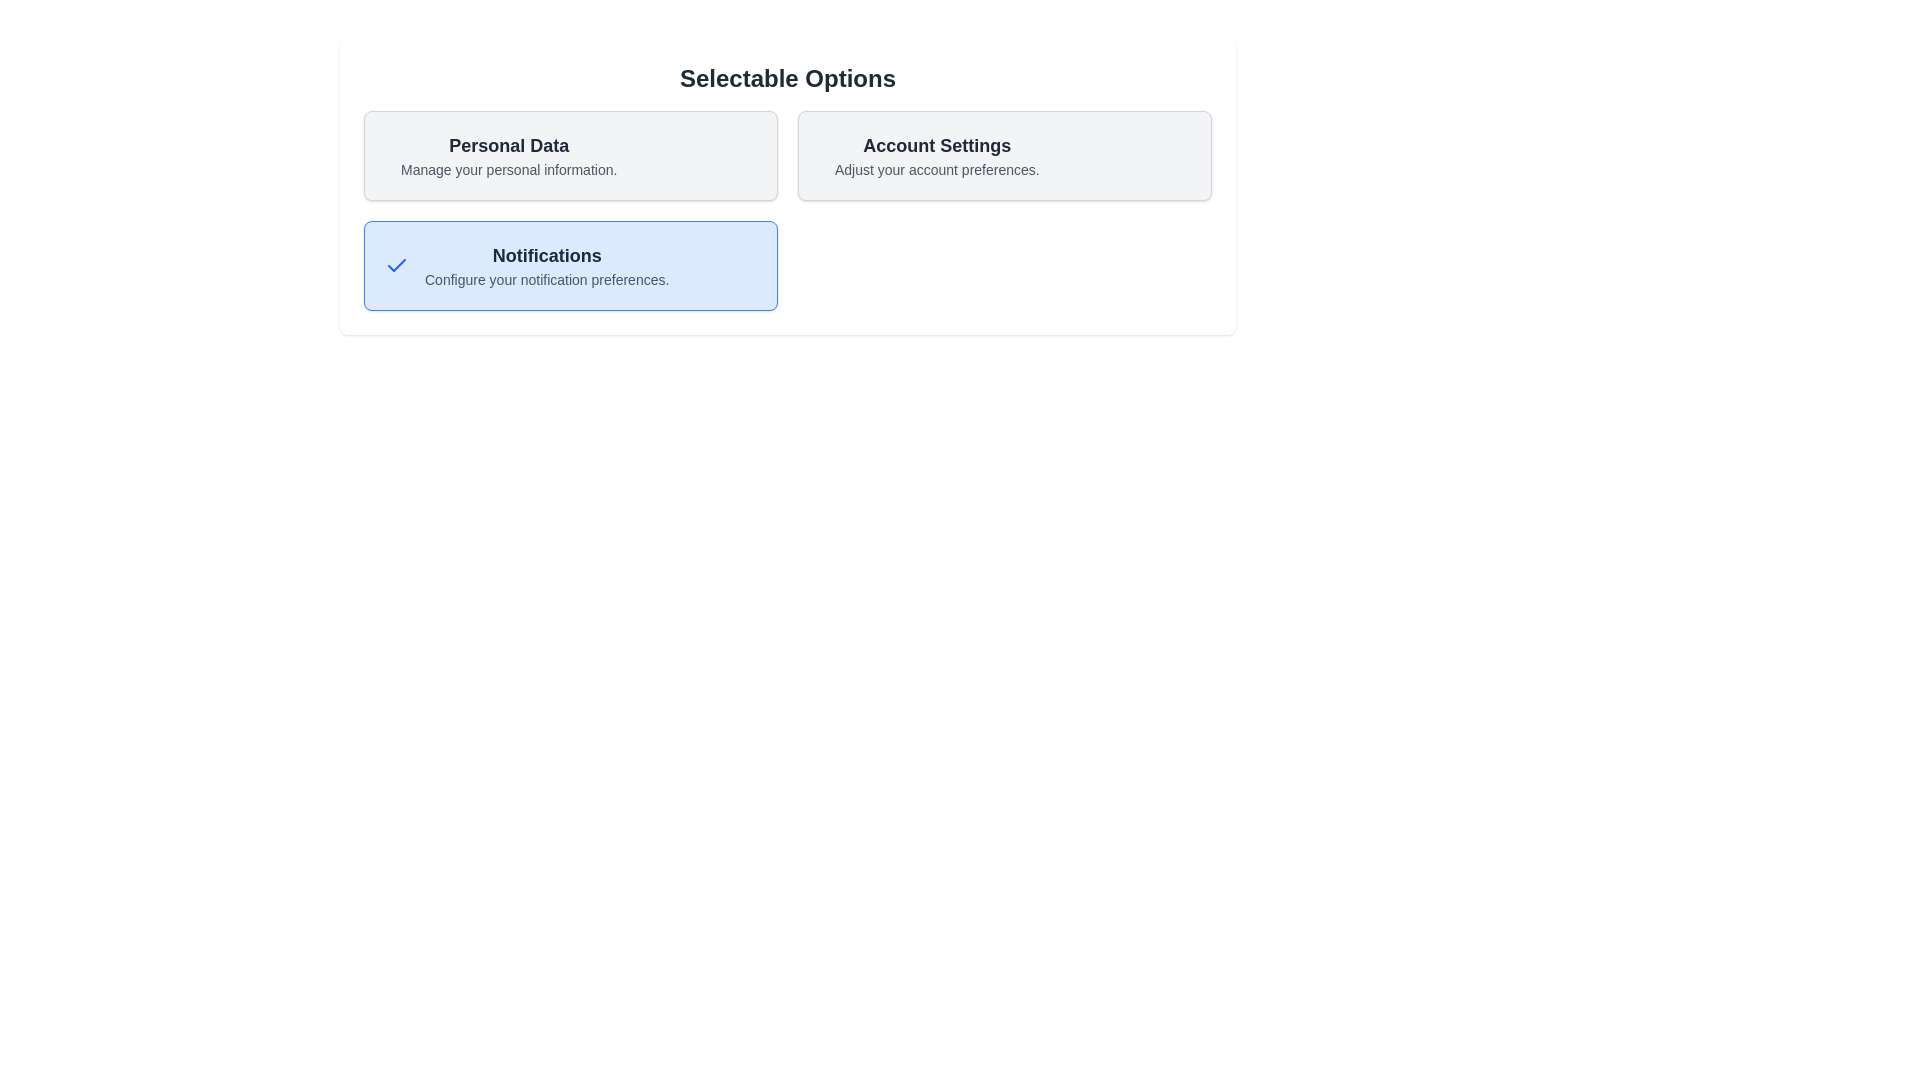  Describe the element at coordinates (397, 265) in the screenshot. I see `the selection state of the Notifications icon located in the top-left corner of the Notifications selection box, which is the third option in the vertical layout` at that location.